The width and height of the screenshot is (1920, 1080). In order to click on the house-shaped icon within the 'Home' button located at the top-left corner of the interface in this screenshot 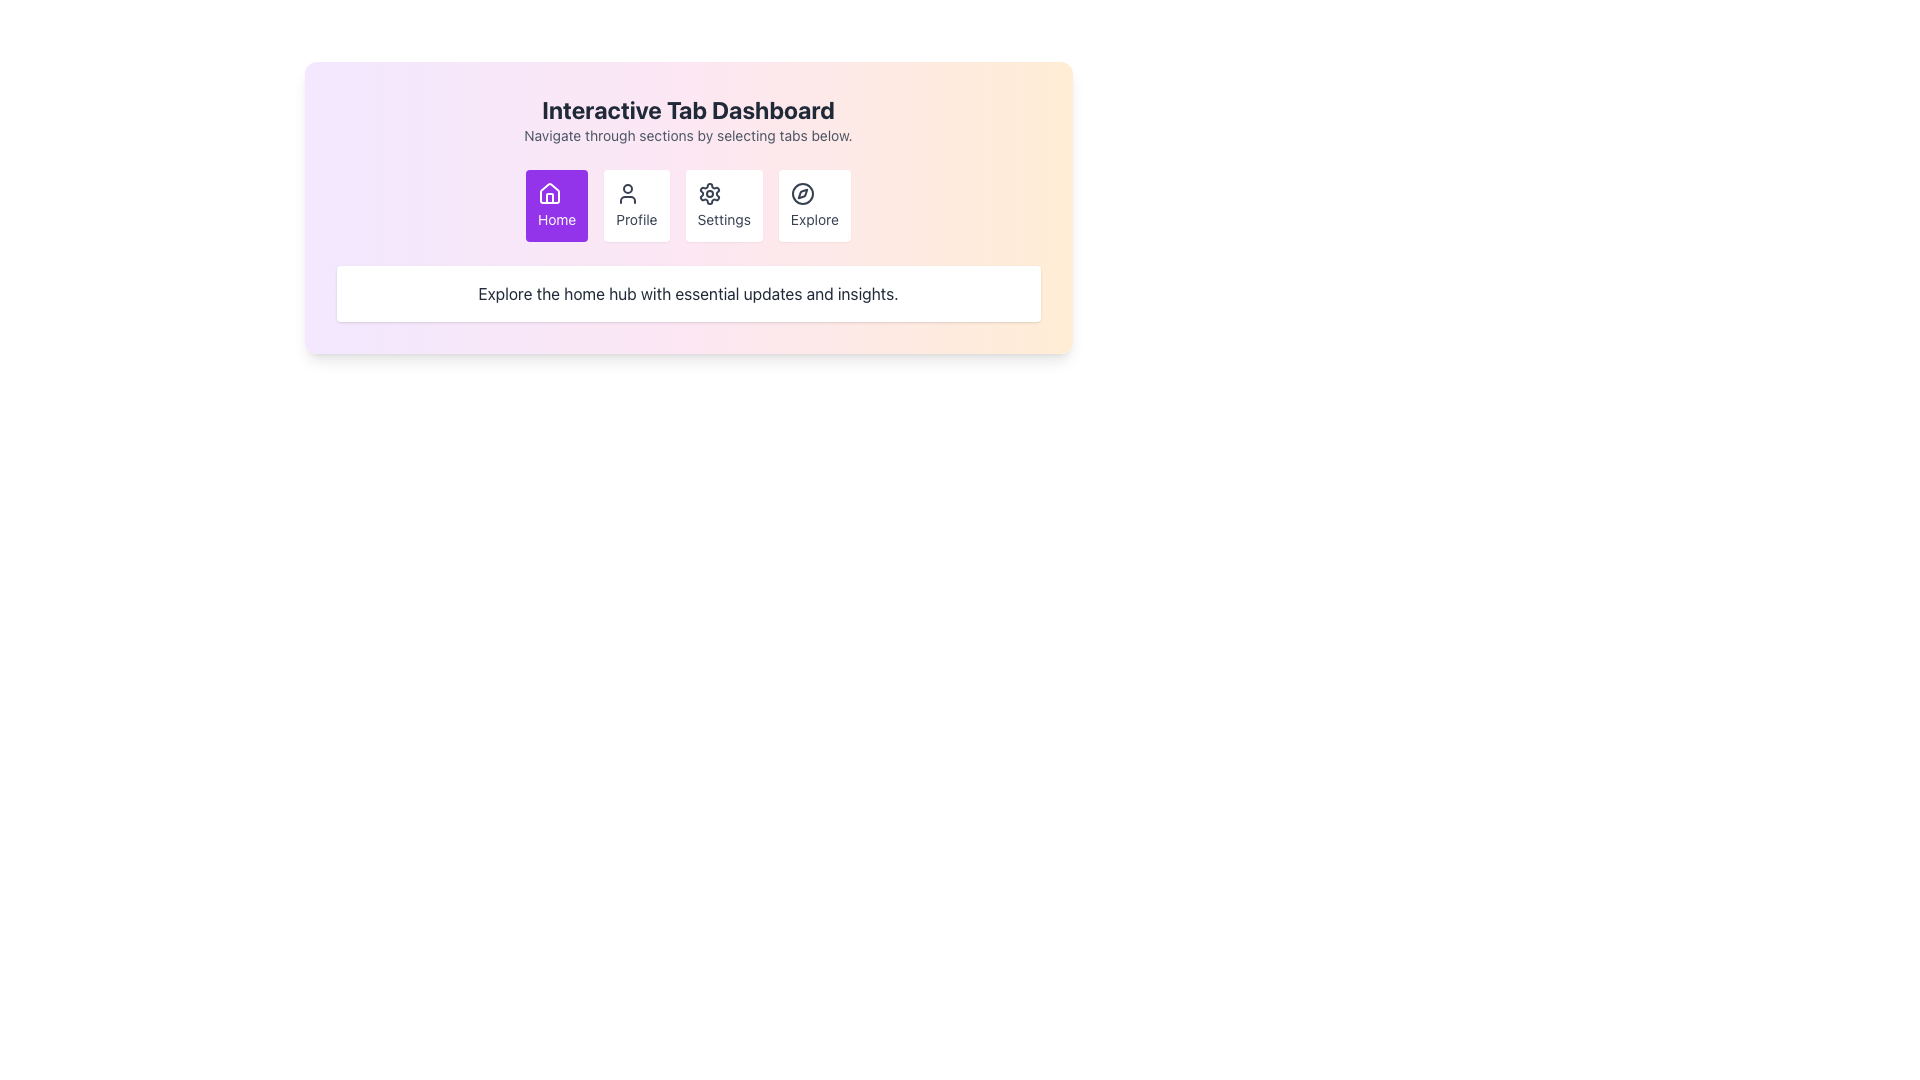, I will do `click(549, 198)`.